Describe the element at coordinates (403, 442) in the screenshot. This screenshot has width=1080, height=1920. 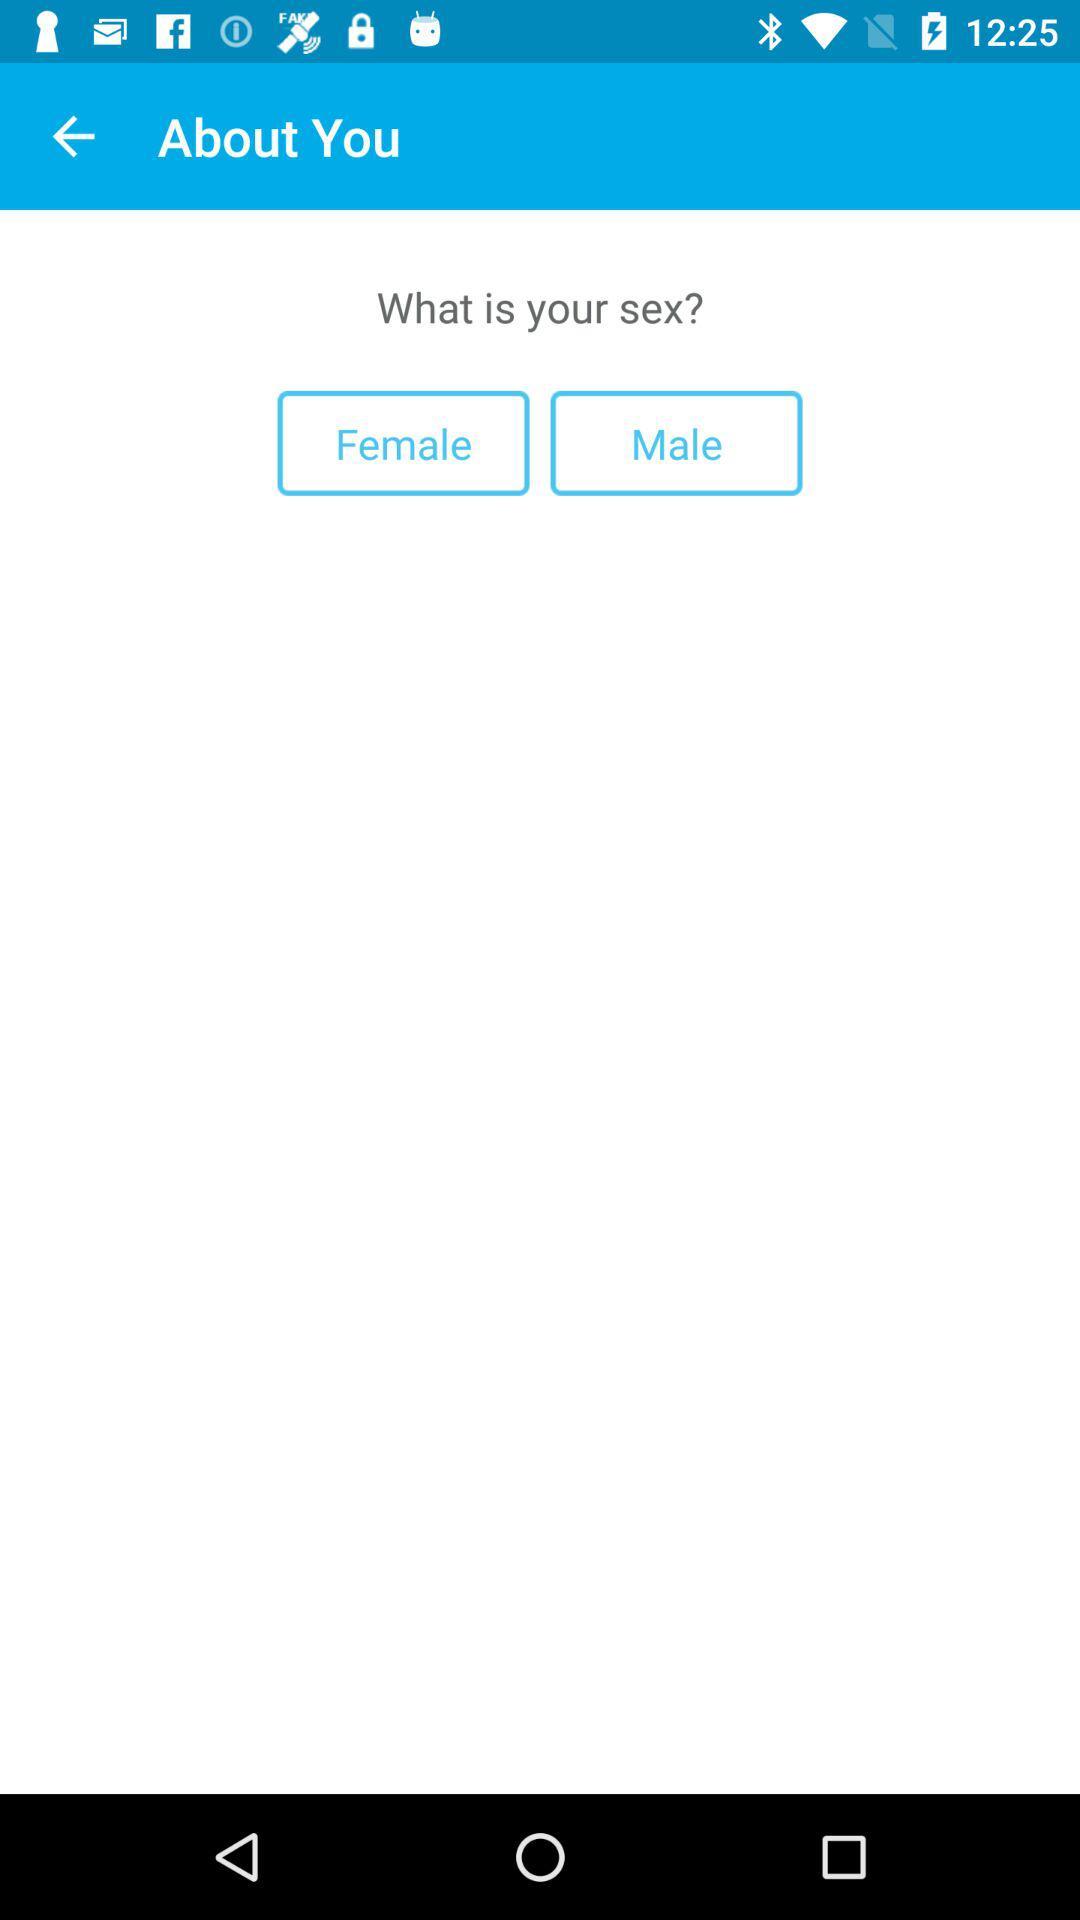
I see `female item` at that location.